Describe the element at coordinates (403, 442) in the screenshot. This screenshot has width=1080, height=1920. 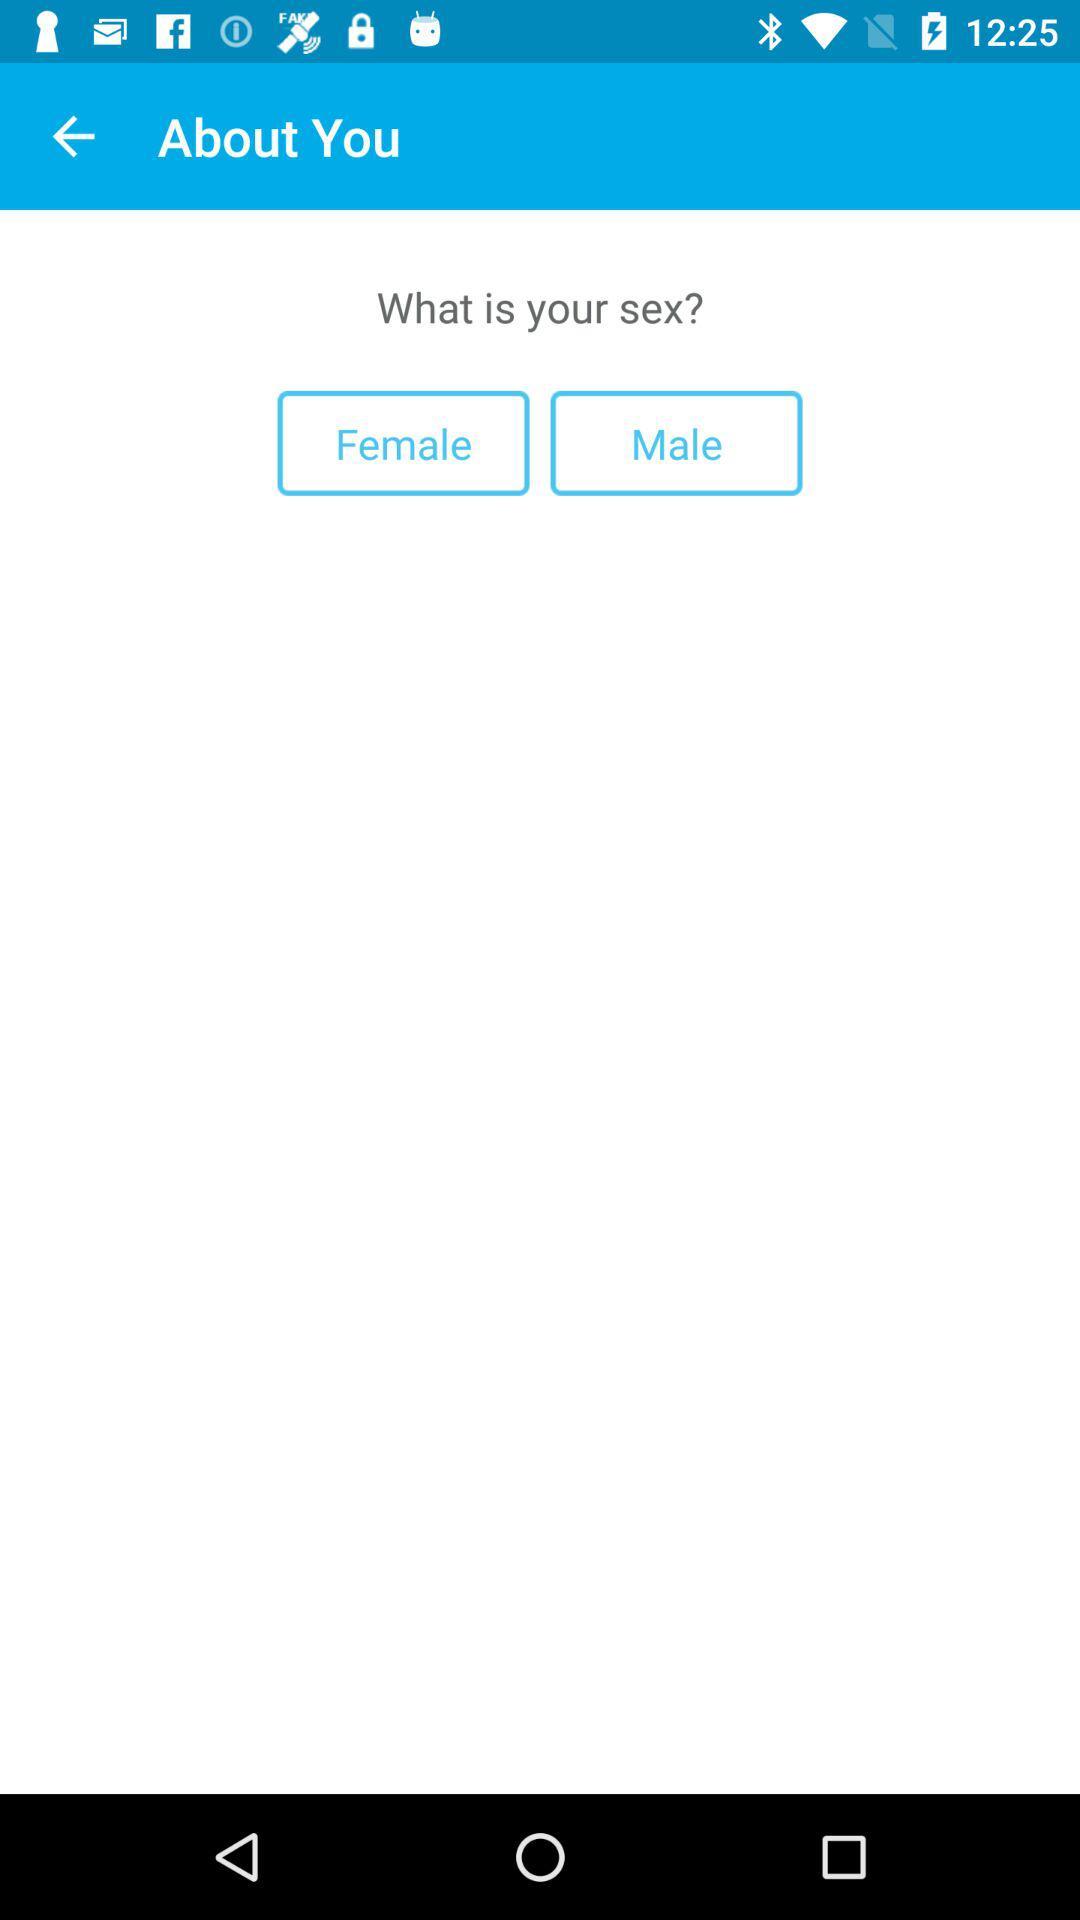
I see `female item` at that location.